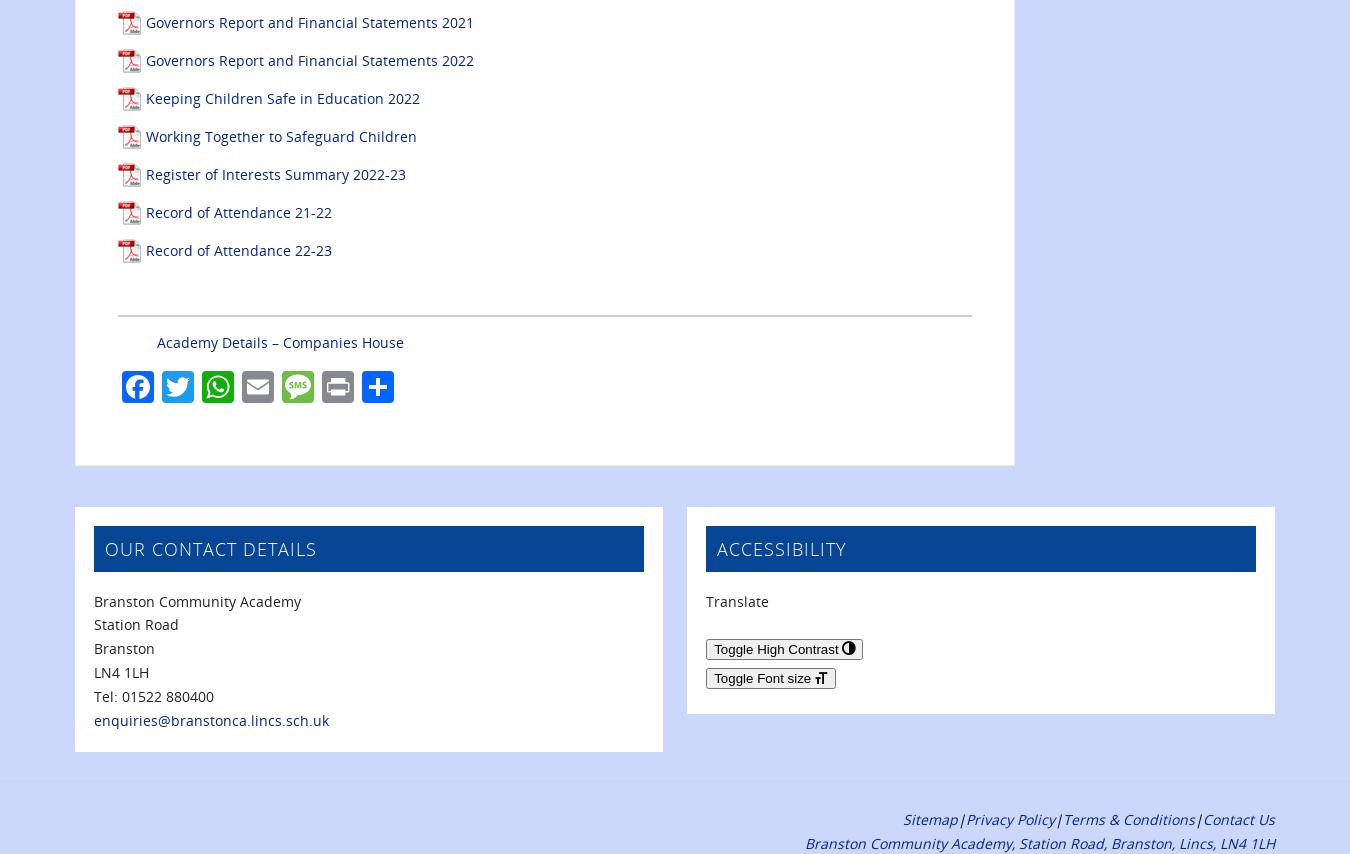 The height and width of the screenshot is (854, 1350). I want to click on 'Toggle High Contrast', so click(774, 649).